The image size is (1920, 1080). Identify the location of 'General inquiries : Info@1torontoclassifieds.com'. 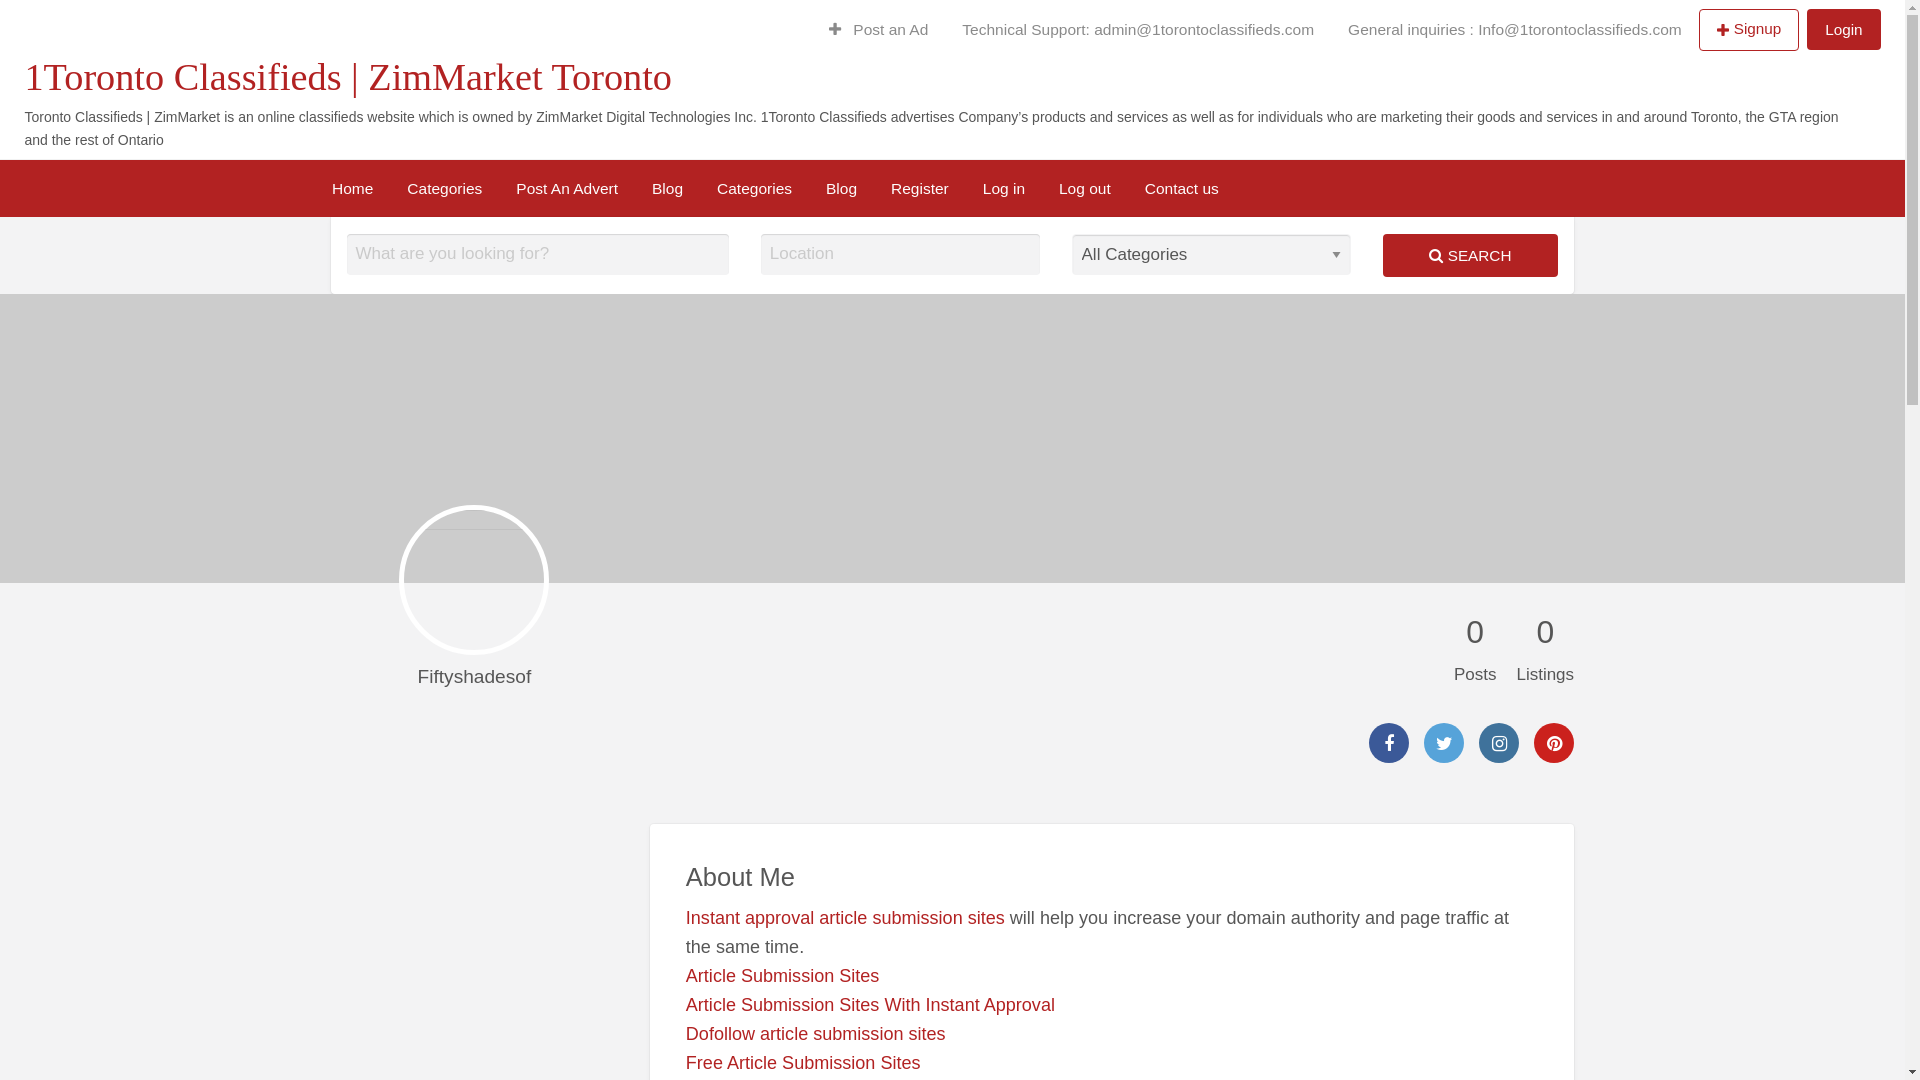
(1515, 29).